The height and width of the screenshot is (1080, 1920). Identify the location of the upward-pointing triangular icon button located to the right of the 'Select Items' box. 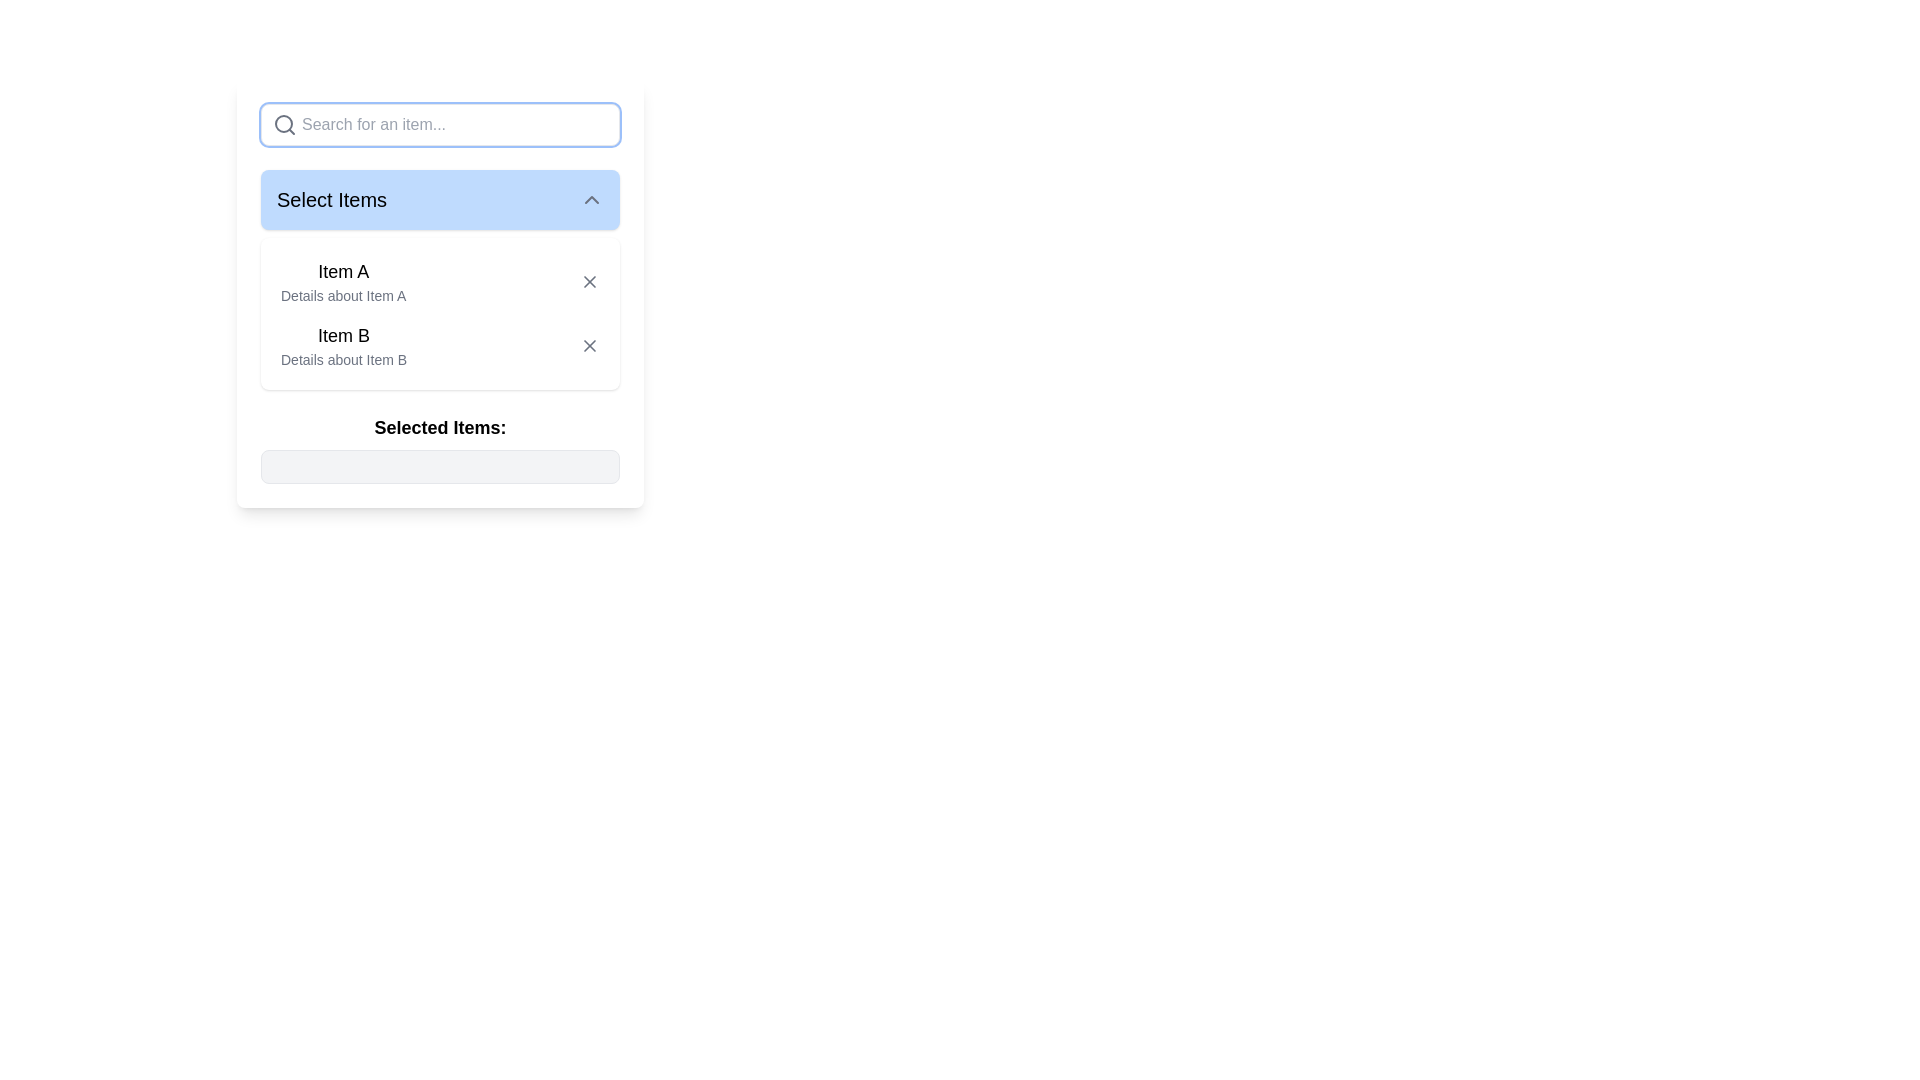
(590, 200).